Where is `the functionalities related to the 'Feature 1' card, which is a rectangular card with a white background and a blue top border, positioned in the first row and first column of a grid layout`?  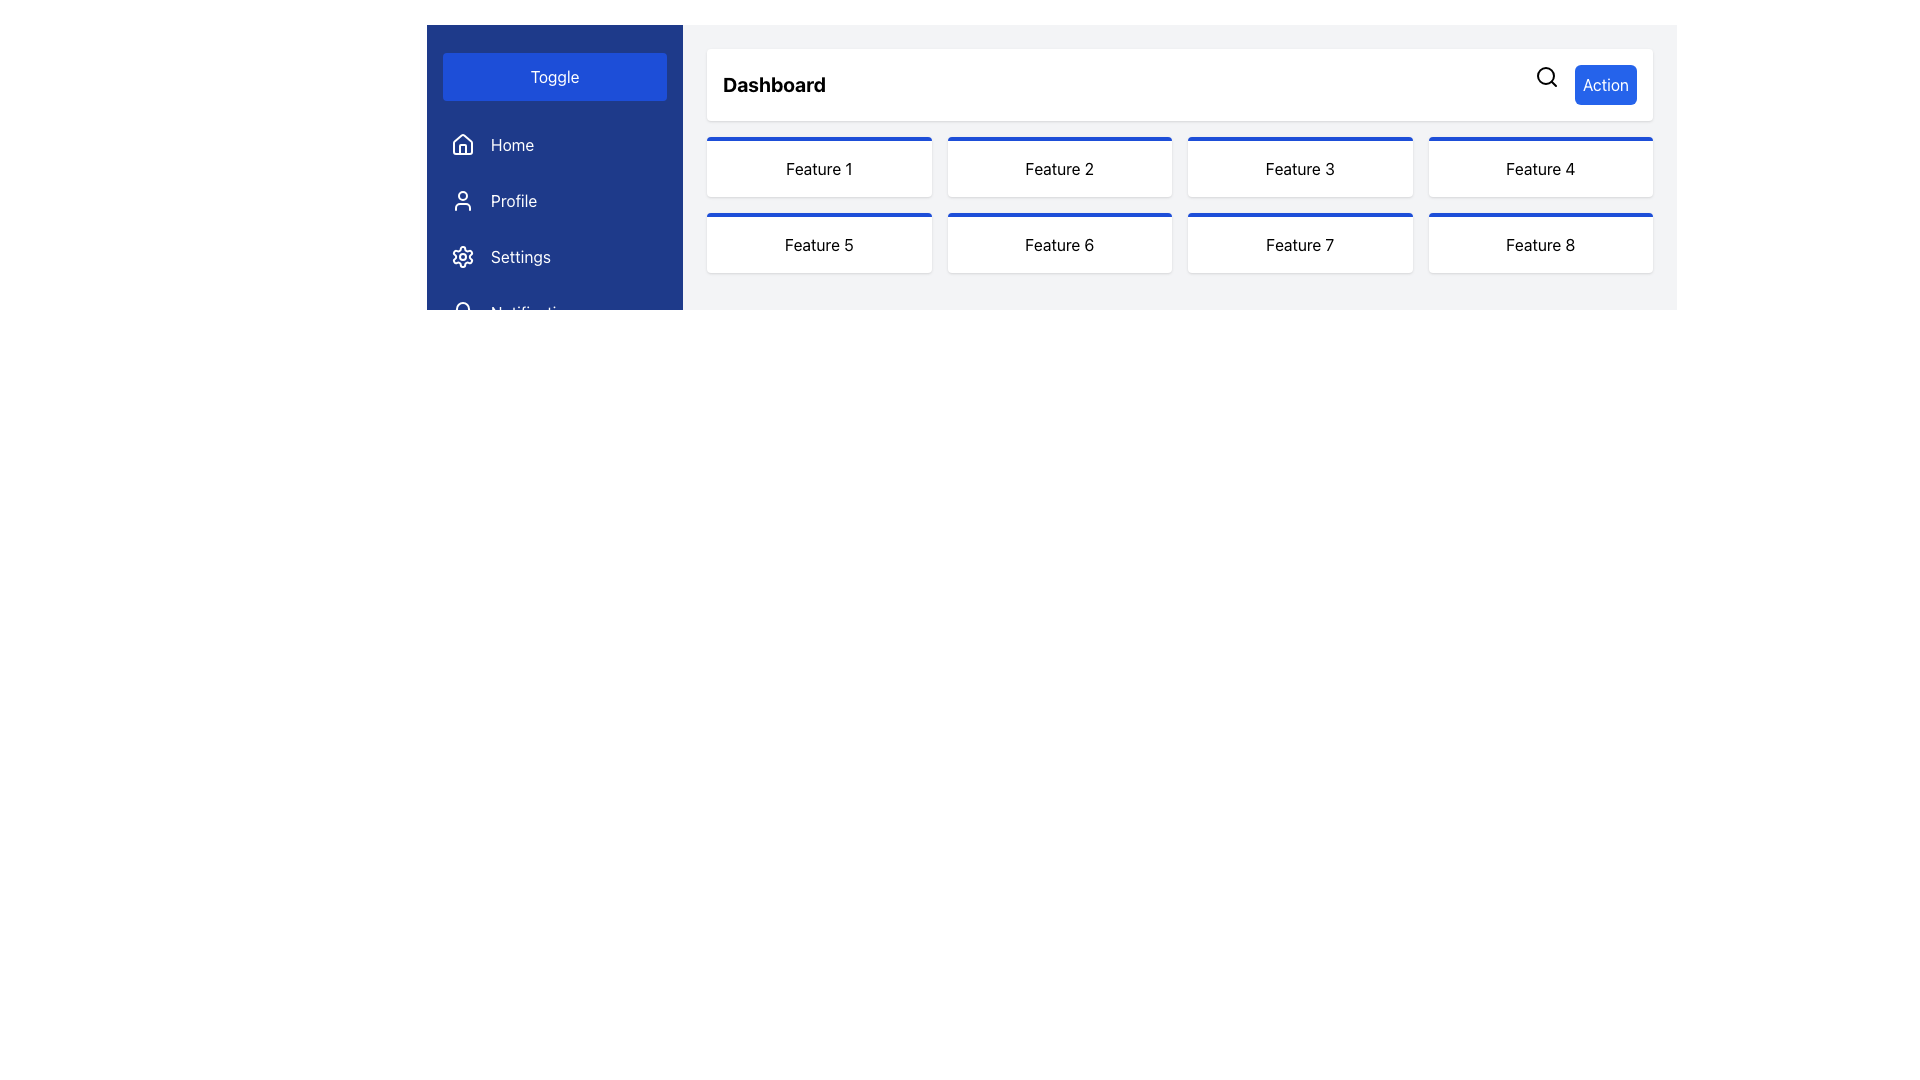
the functionalities related to the 'Feature 1' card, which is a rectangular card with a white background and a blue top border, positioned in the first row and first column of a grid layout is located at coordinates (819, 165).